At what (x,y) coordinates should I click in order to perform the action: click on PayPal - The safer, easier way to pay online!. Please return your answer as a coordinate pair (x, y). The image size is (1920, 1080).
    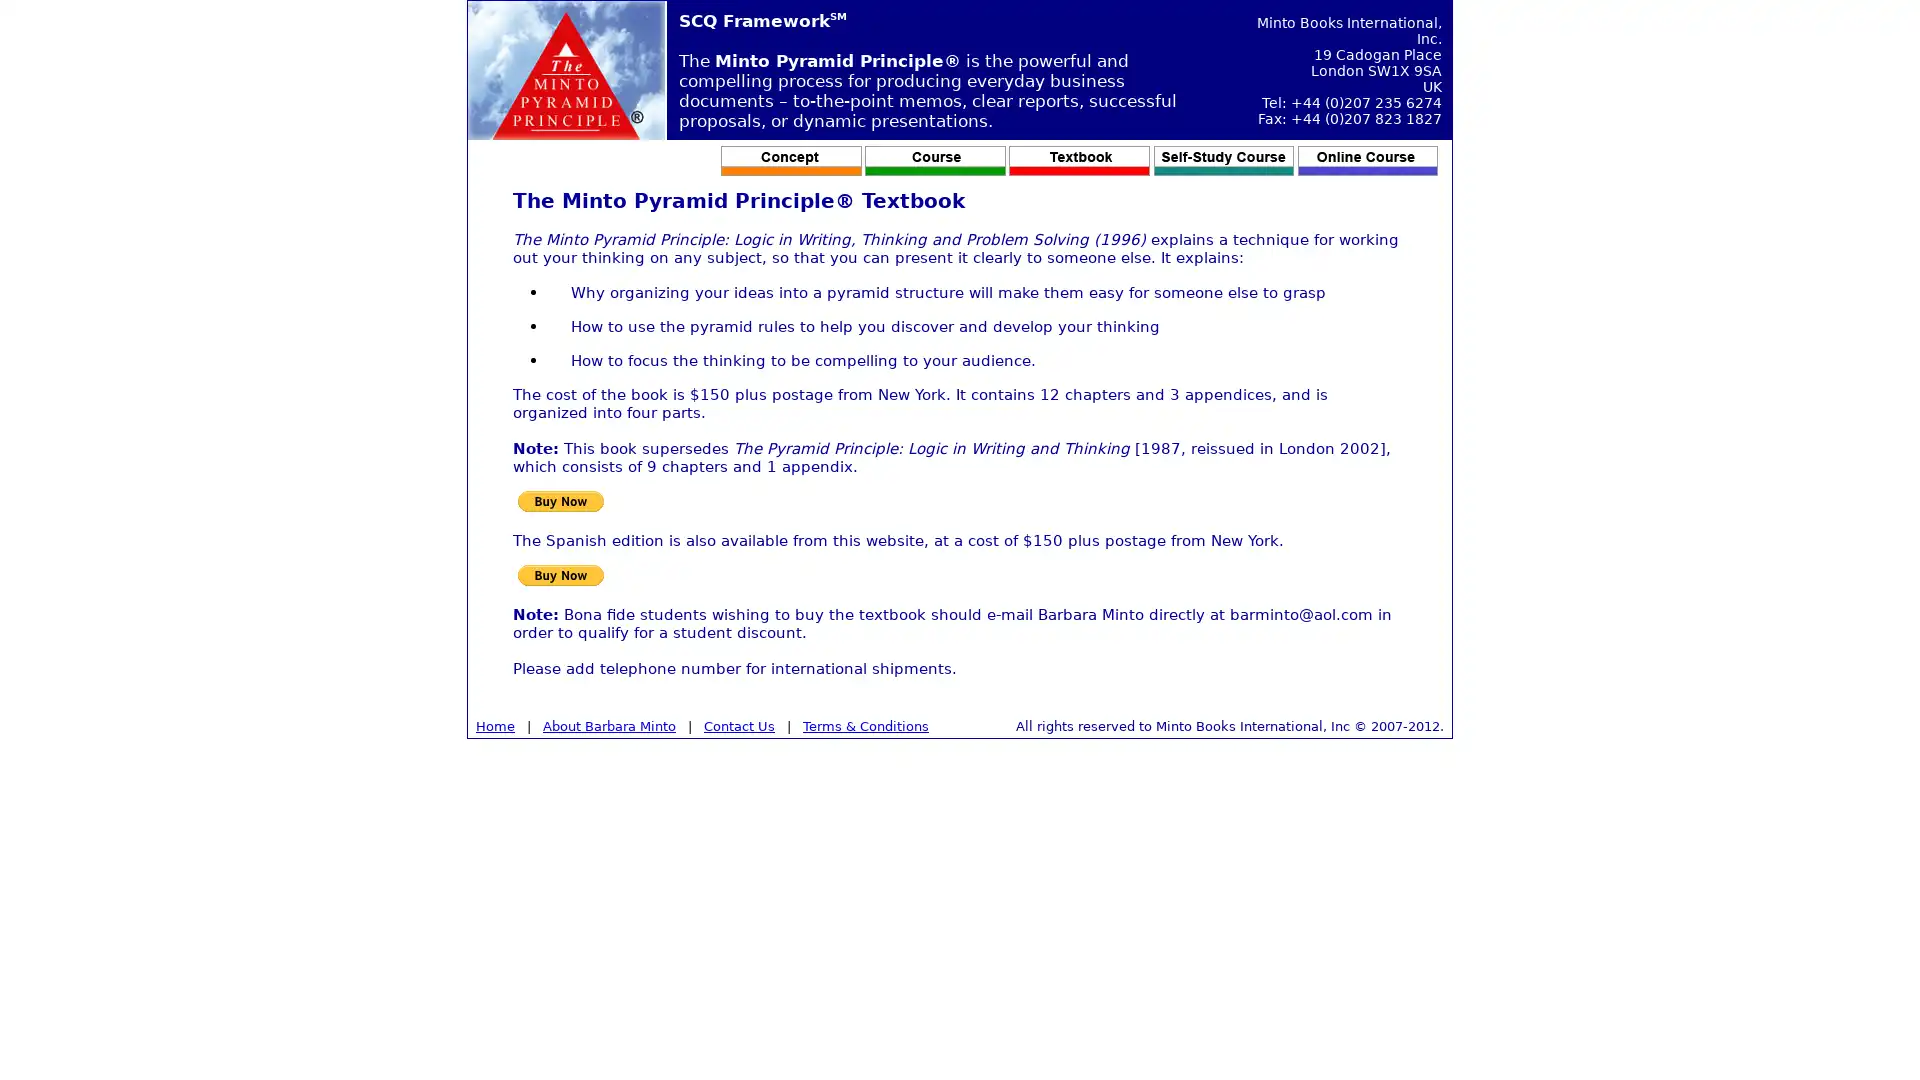
    Looking at the image, I should click on (560, 575).